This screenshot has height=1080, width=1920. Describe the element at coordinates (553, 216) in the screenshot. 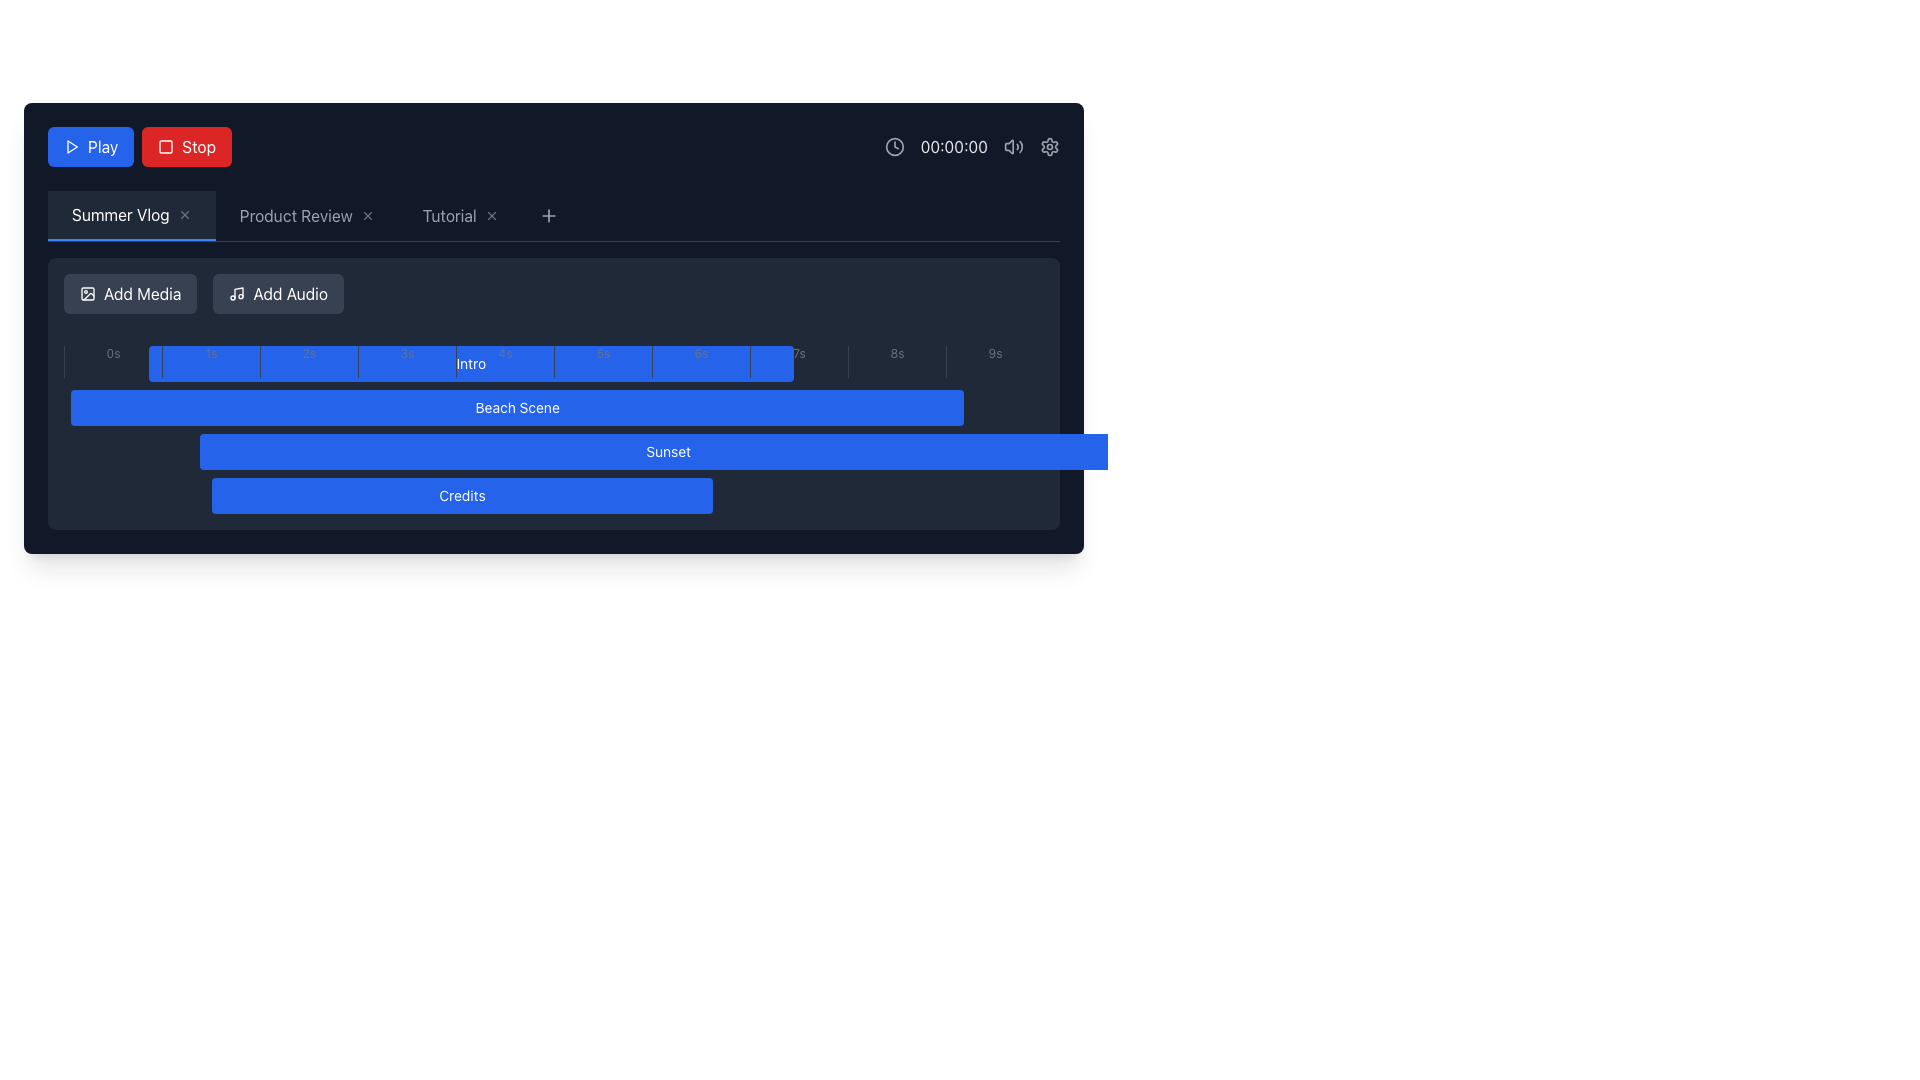

I see `the Tab Bar located at the top-center of the interface to switch tabs between sections like 'Summer Vlog', 'Product Review', and 'Tutorial'` at that location.